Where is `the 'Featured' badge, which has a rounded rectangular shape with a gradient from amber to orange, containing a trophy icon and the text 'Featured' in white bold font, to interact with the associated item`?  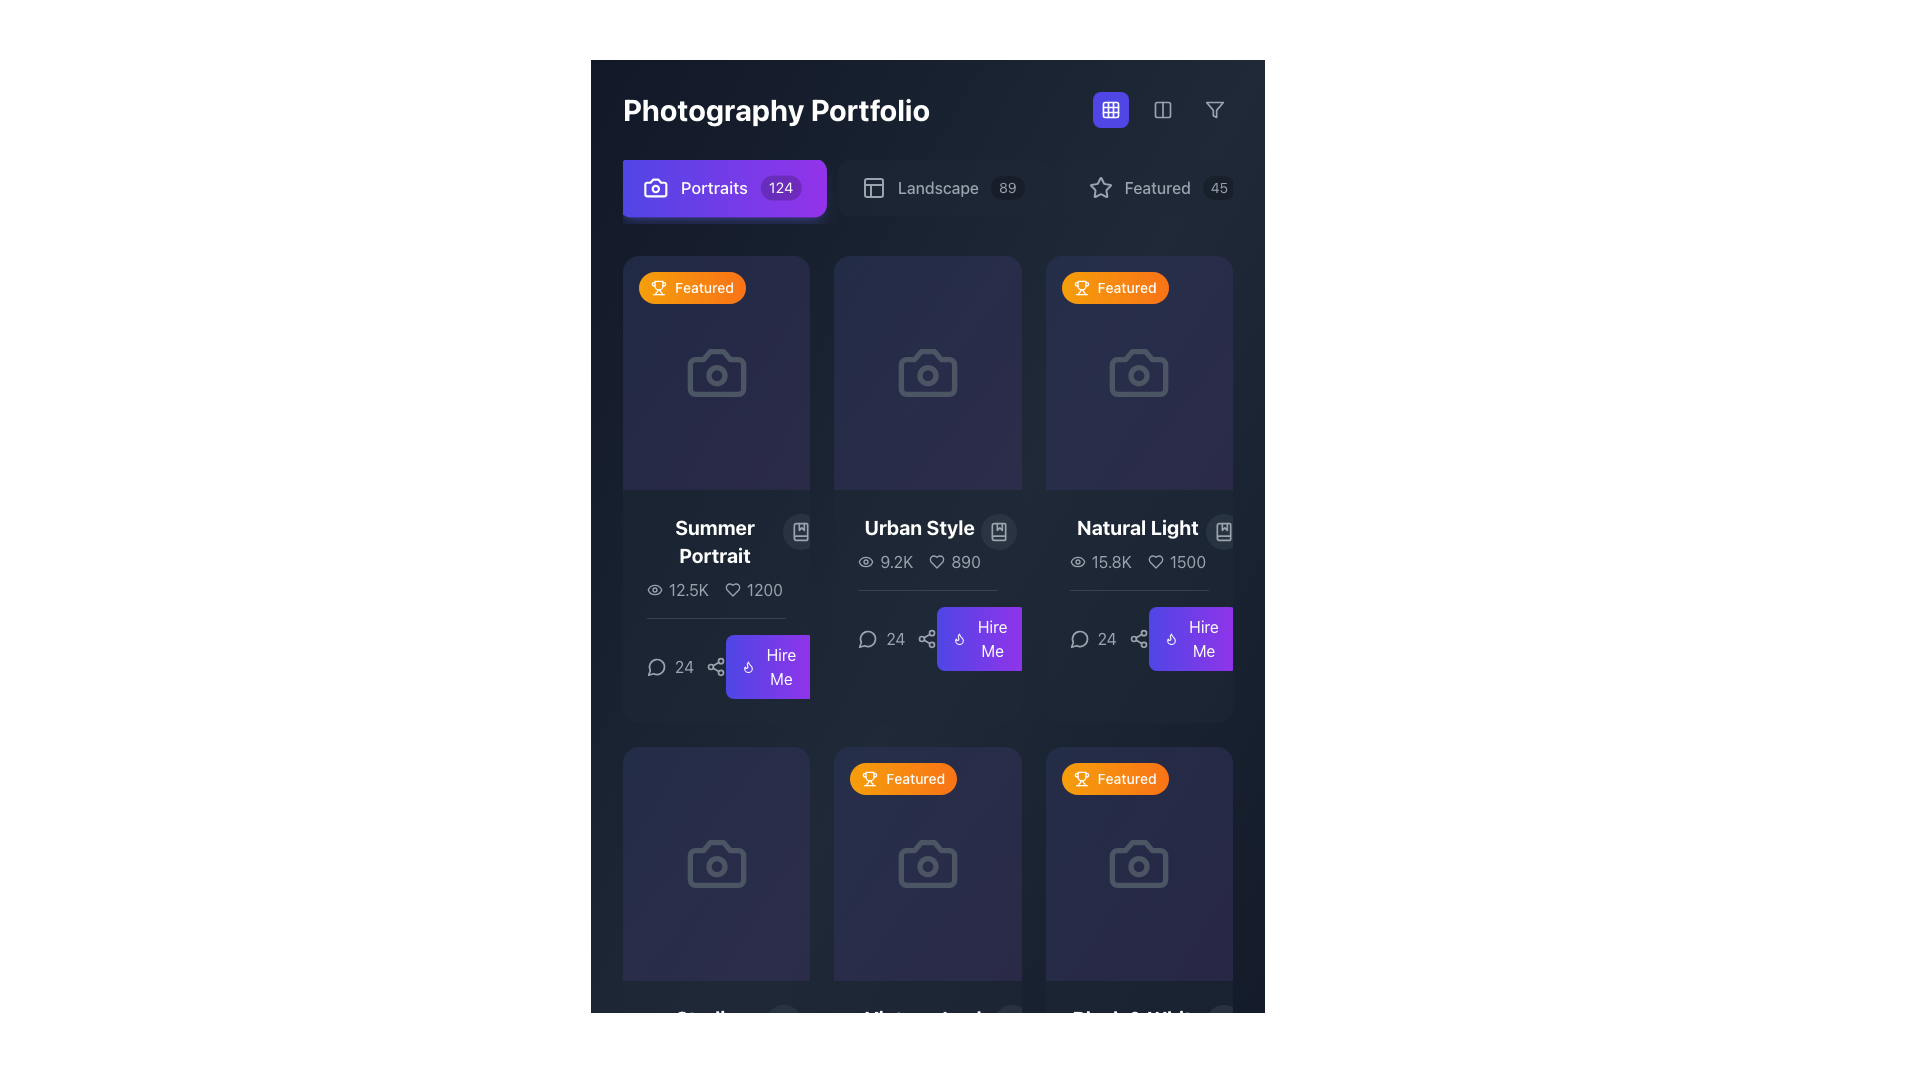
the 'Featured' badge, which has a rounded rectangular shape with a gradient from amber to orange, containing a trophy icon and the text 'Featured' in white bold font, to interact with the associated item is located at coordinates (692, 288).